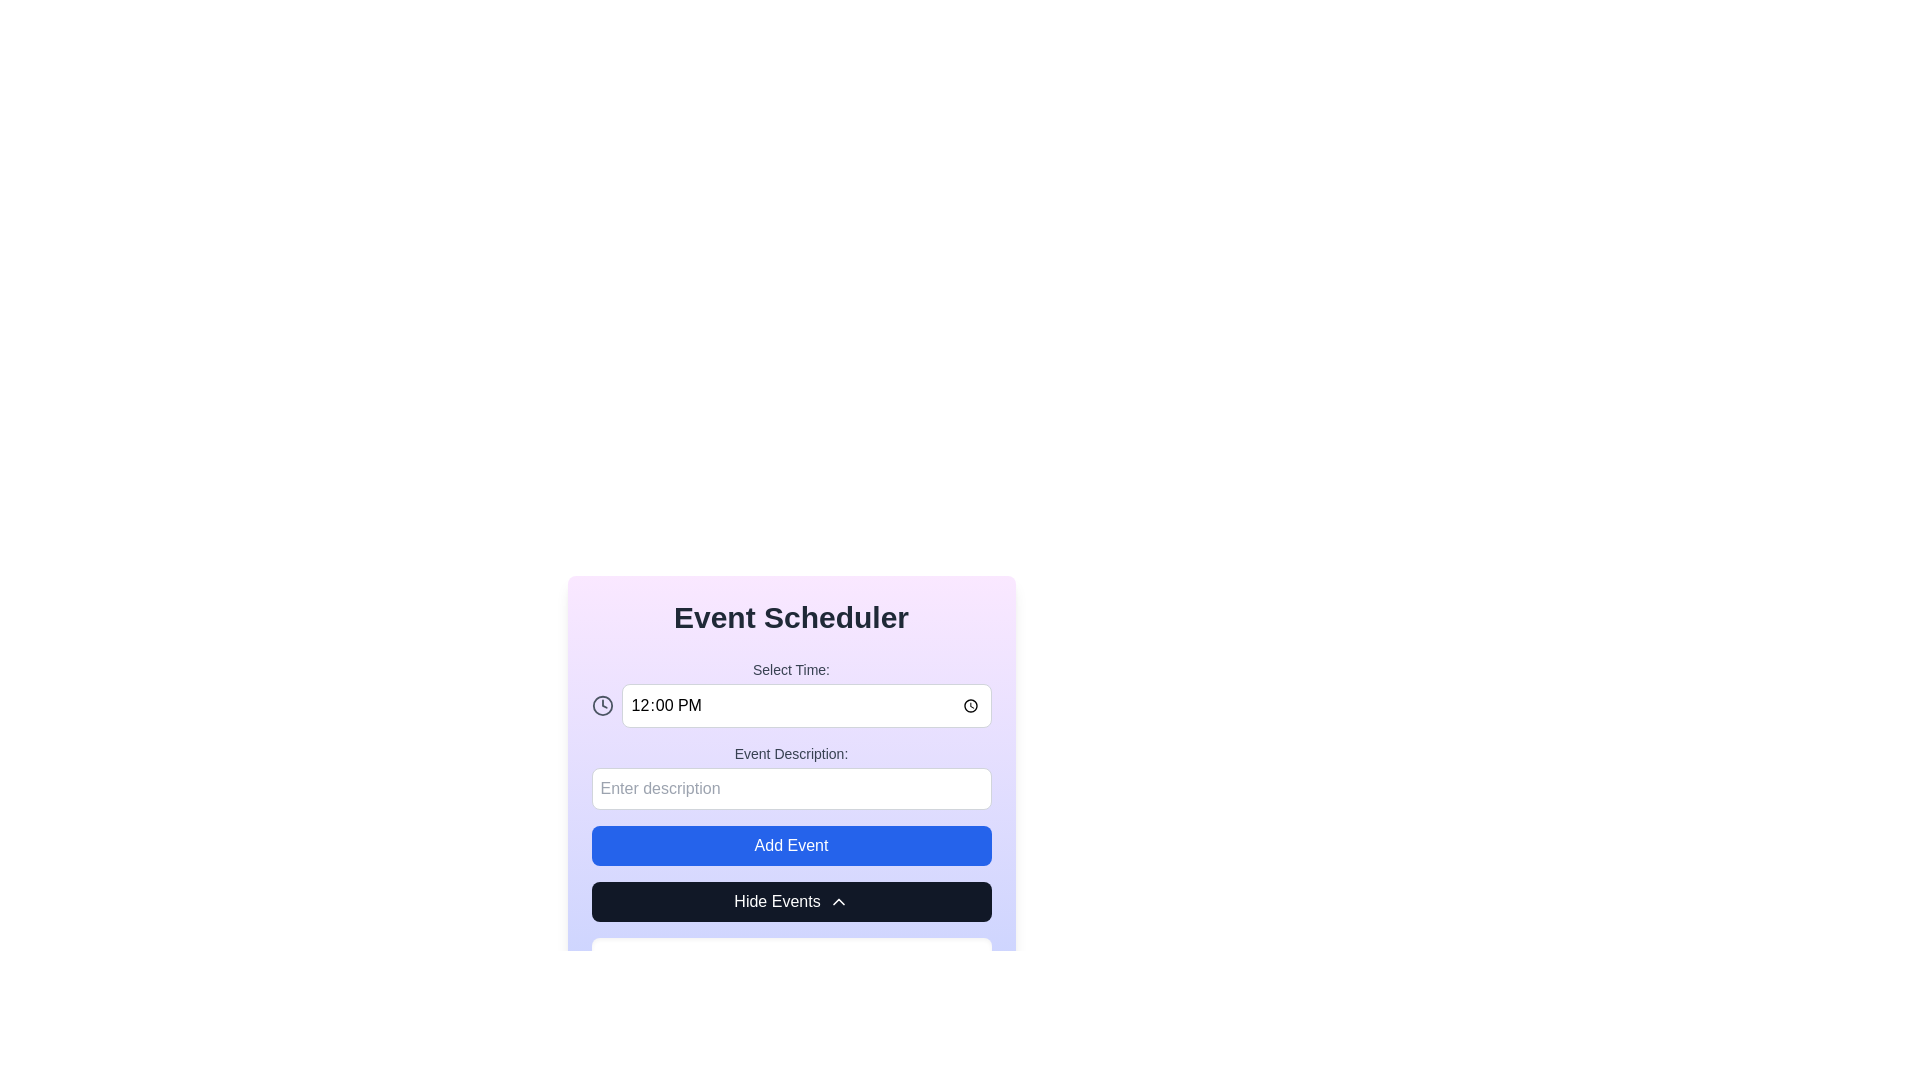  Describe the element at coordinates (838, 902) in the screenshot. I see `the icon located to the right of the text within the 'Hide Events' button at the bottom of the Event Scheduler section` at that location.